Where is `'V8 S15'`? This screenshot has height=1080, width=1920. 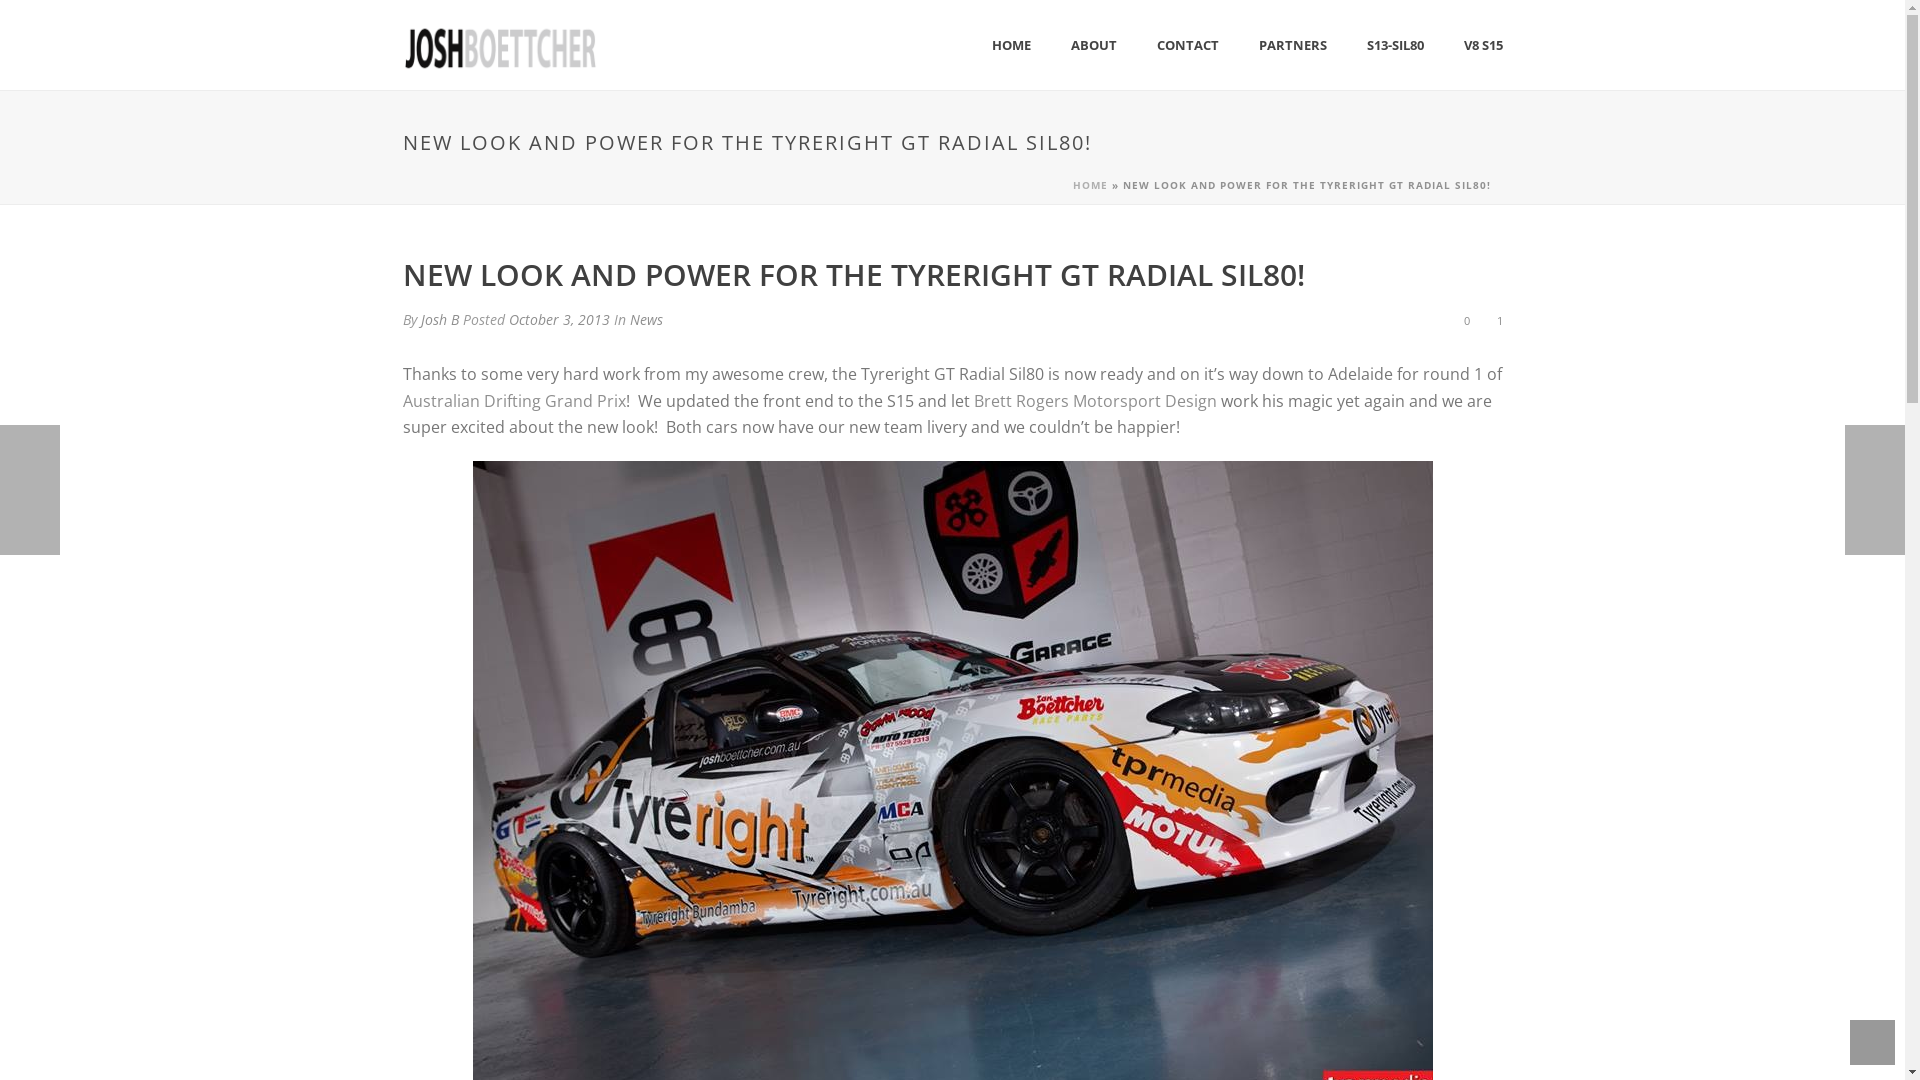 'V8 S15' is located at coordinates (1444, 45).